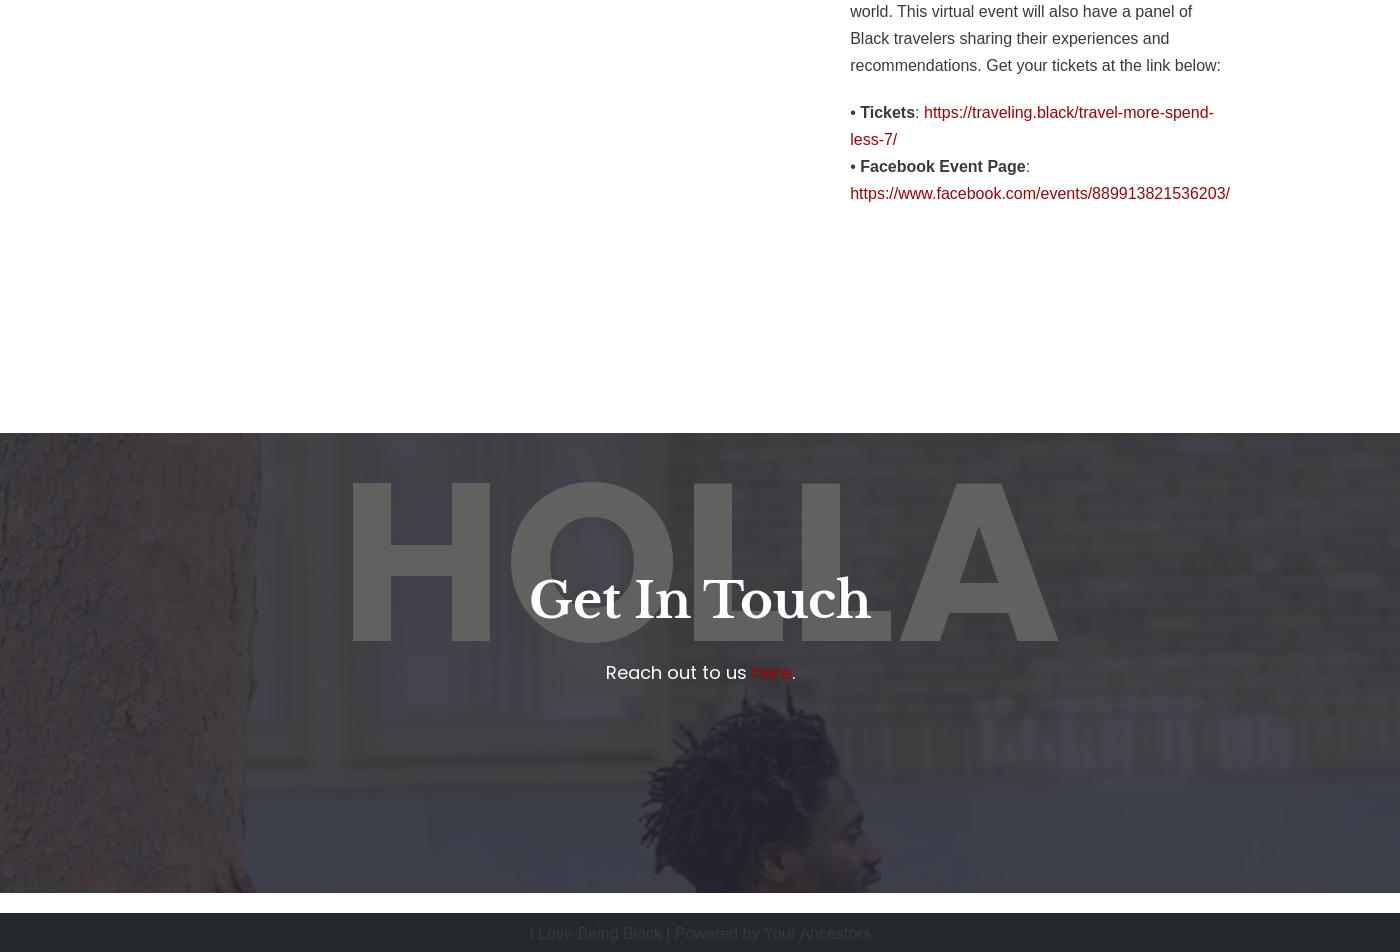 The width and height of the screenshot is (1400, 952). Describe the element at coordinates (942, 165) in the screenshot. I see `'Facebook Event Page'` at that location.